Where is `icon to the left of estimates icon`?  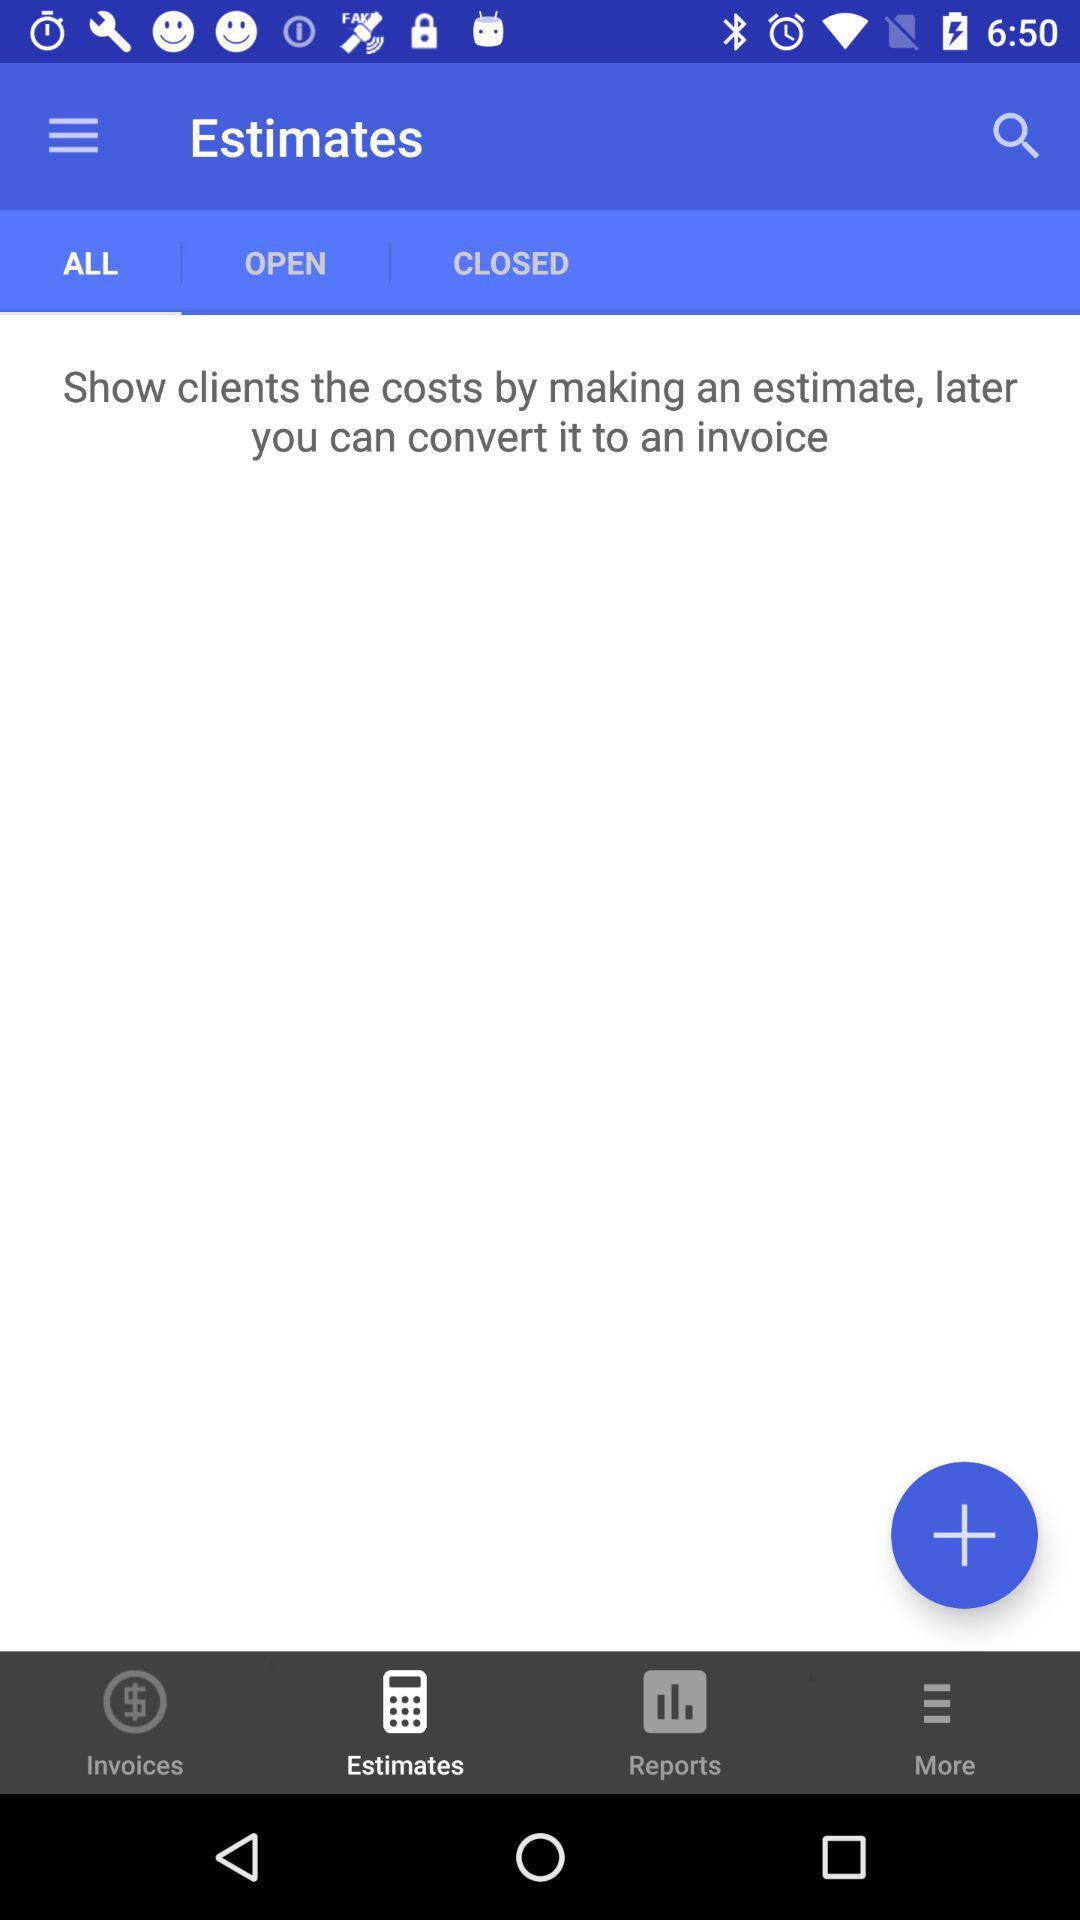 icon to the left of estimates icon is located at coordinates (135, 1721).